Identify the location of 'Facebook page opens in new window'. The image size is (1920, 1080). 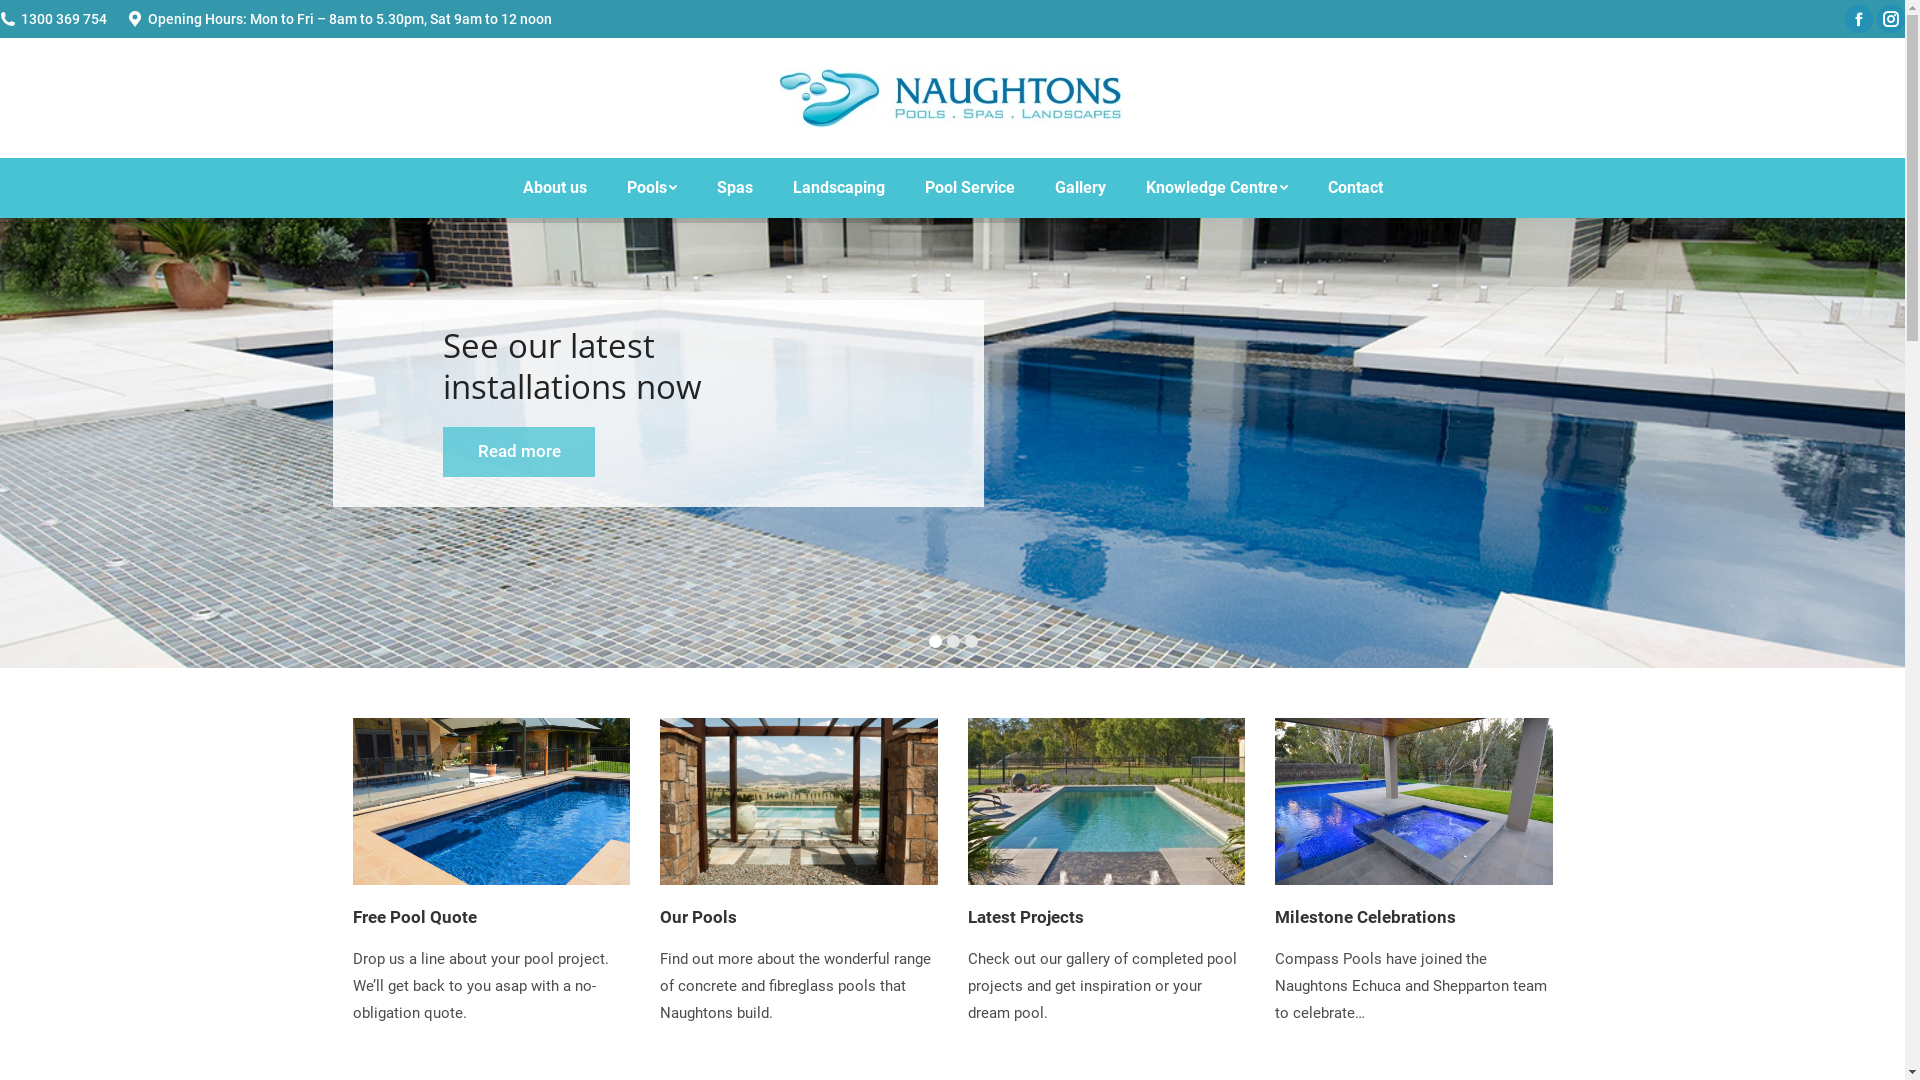
(1857, 19).